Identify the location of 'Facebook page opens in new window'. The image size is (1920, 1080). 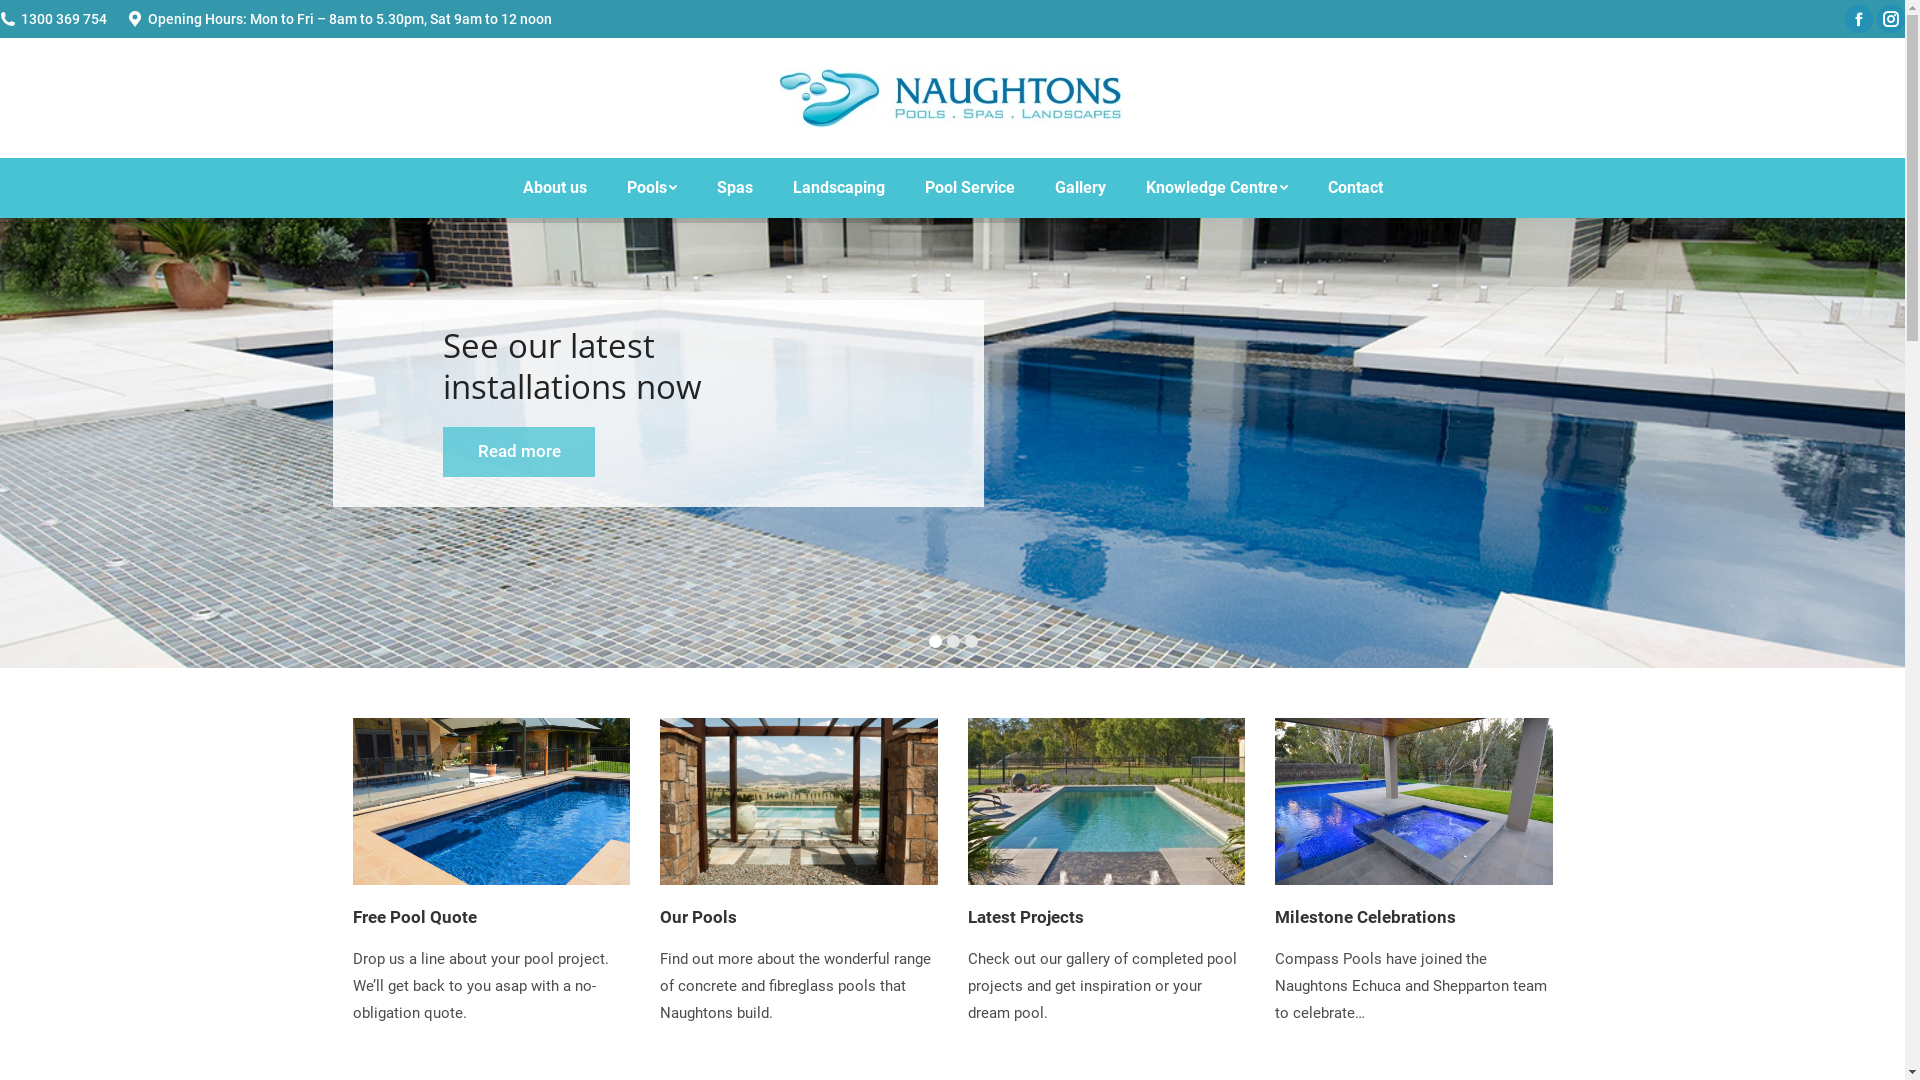
(1857, 19).